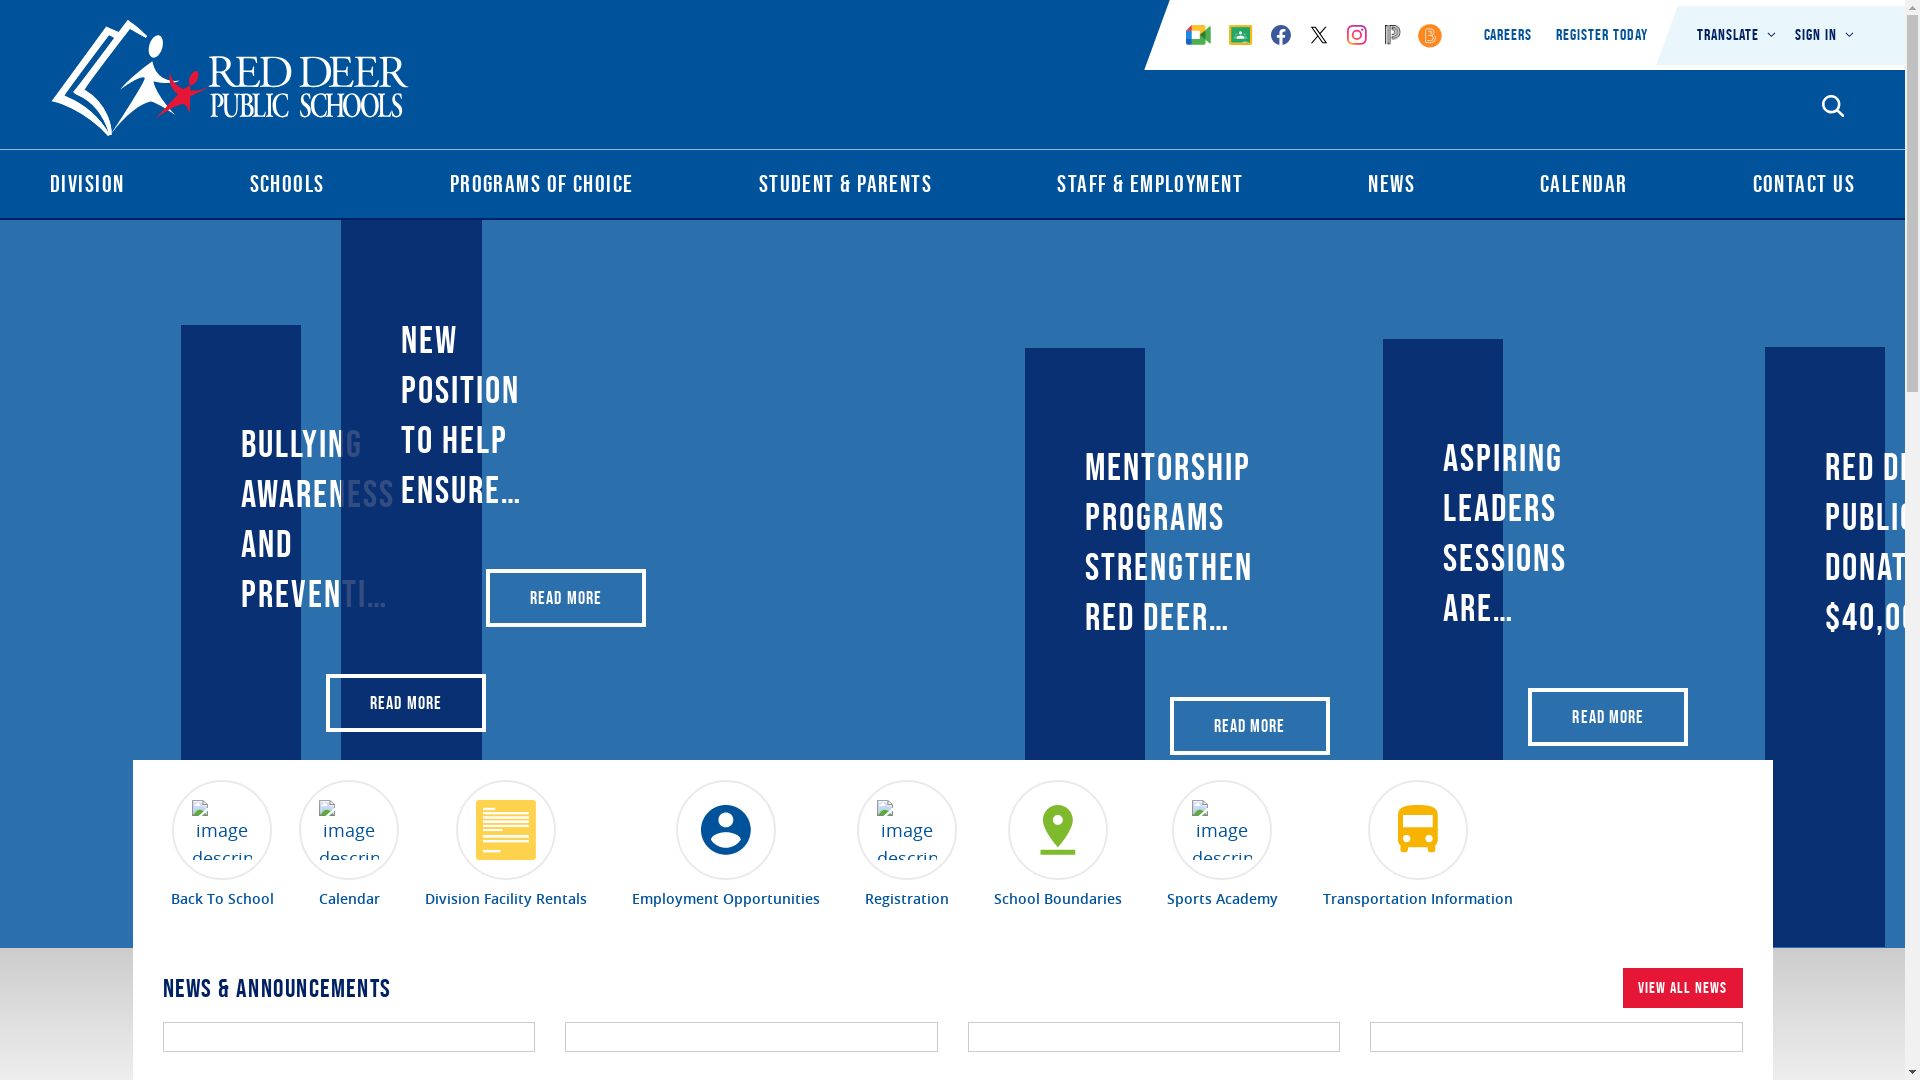  I want to click on 'Student & Parents', so click(845, 188).